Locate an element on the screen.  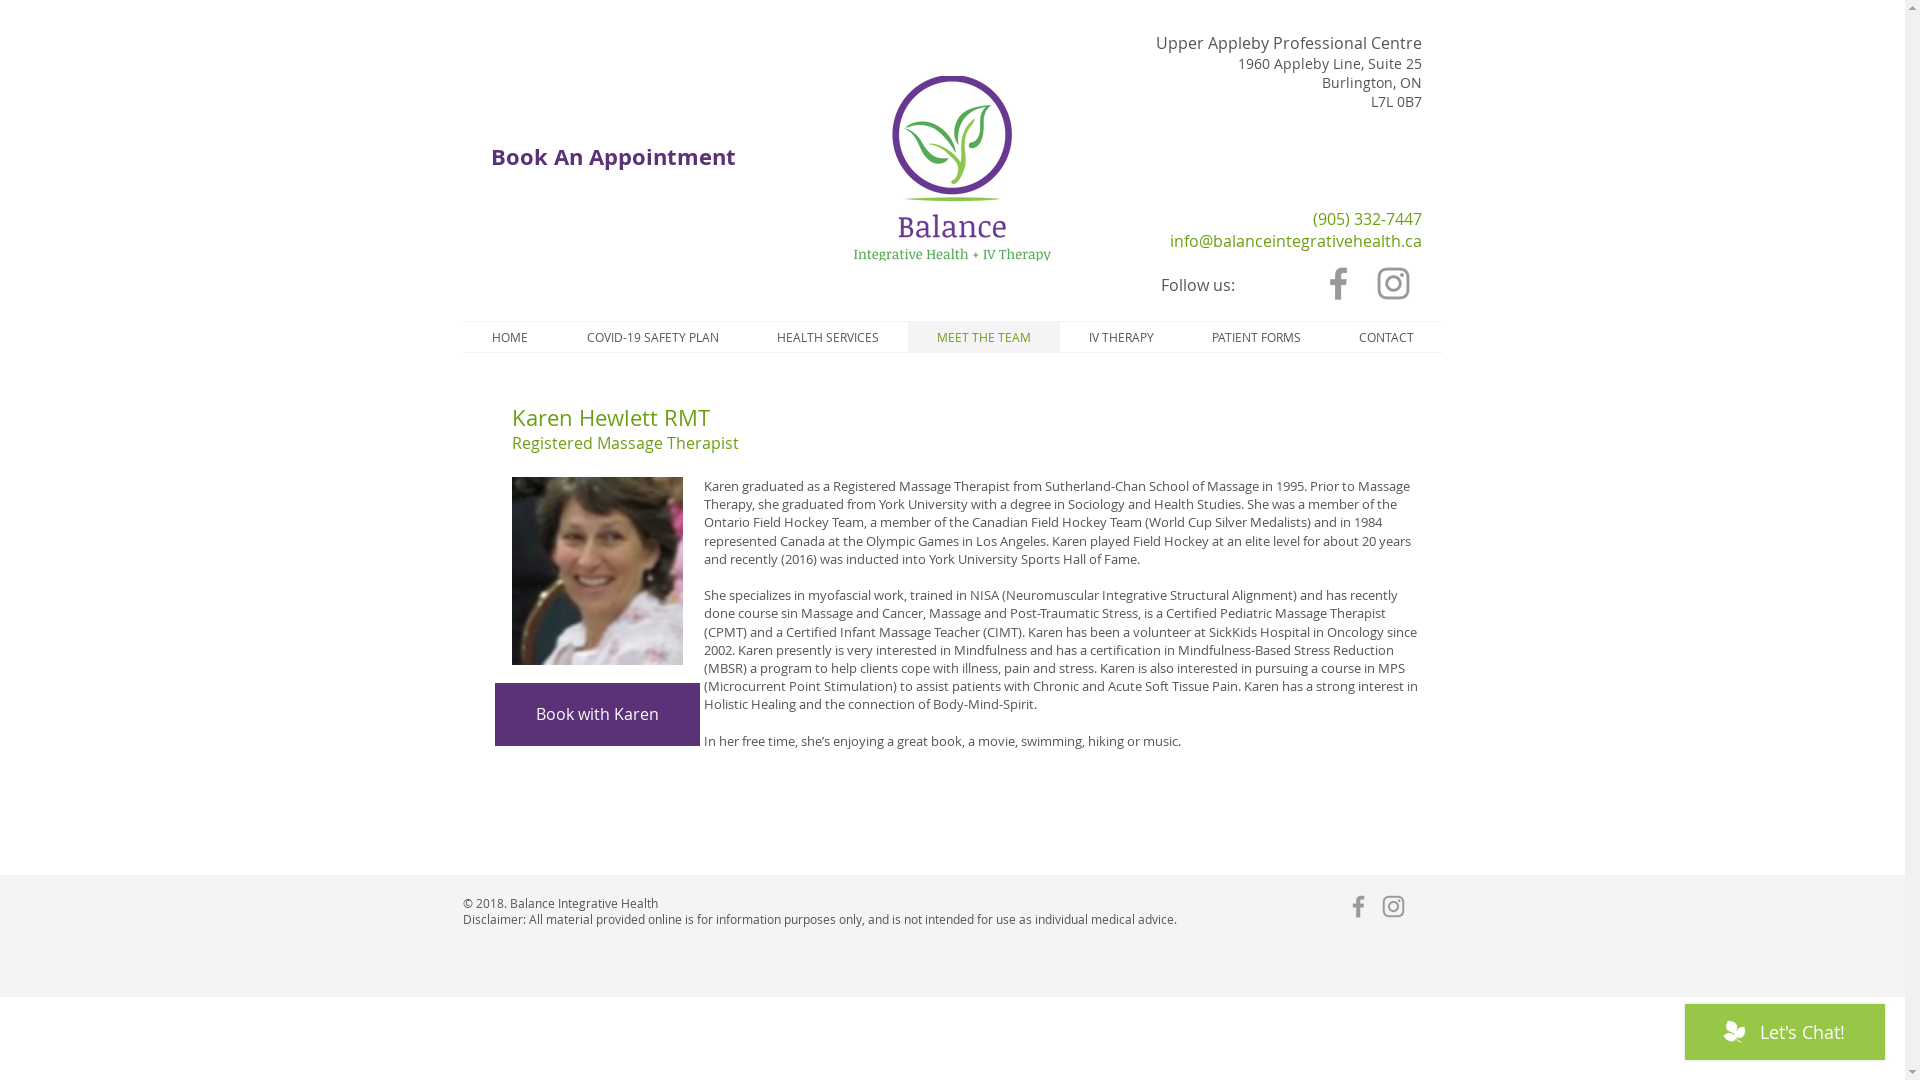
'info@balanceintegrativehealth.ca' is located at coordinates (1296, 239).